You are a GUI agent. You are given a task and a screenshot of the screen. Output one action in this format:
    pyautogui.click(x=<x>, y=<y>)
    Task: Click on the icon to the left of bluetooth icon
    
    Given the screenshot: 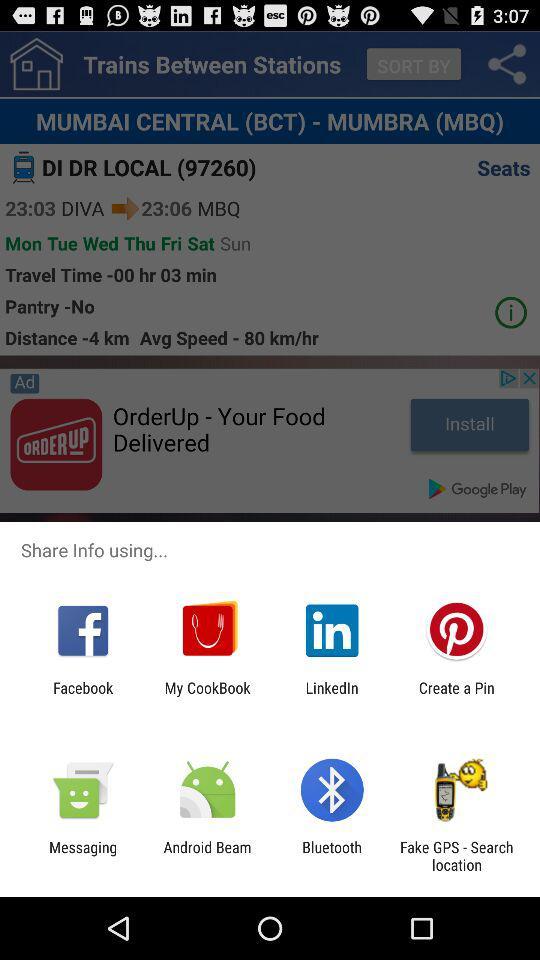 What is the action you would take?
    pyautogui.click(x=206, y=855)
    